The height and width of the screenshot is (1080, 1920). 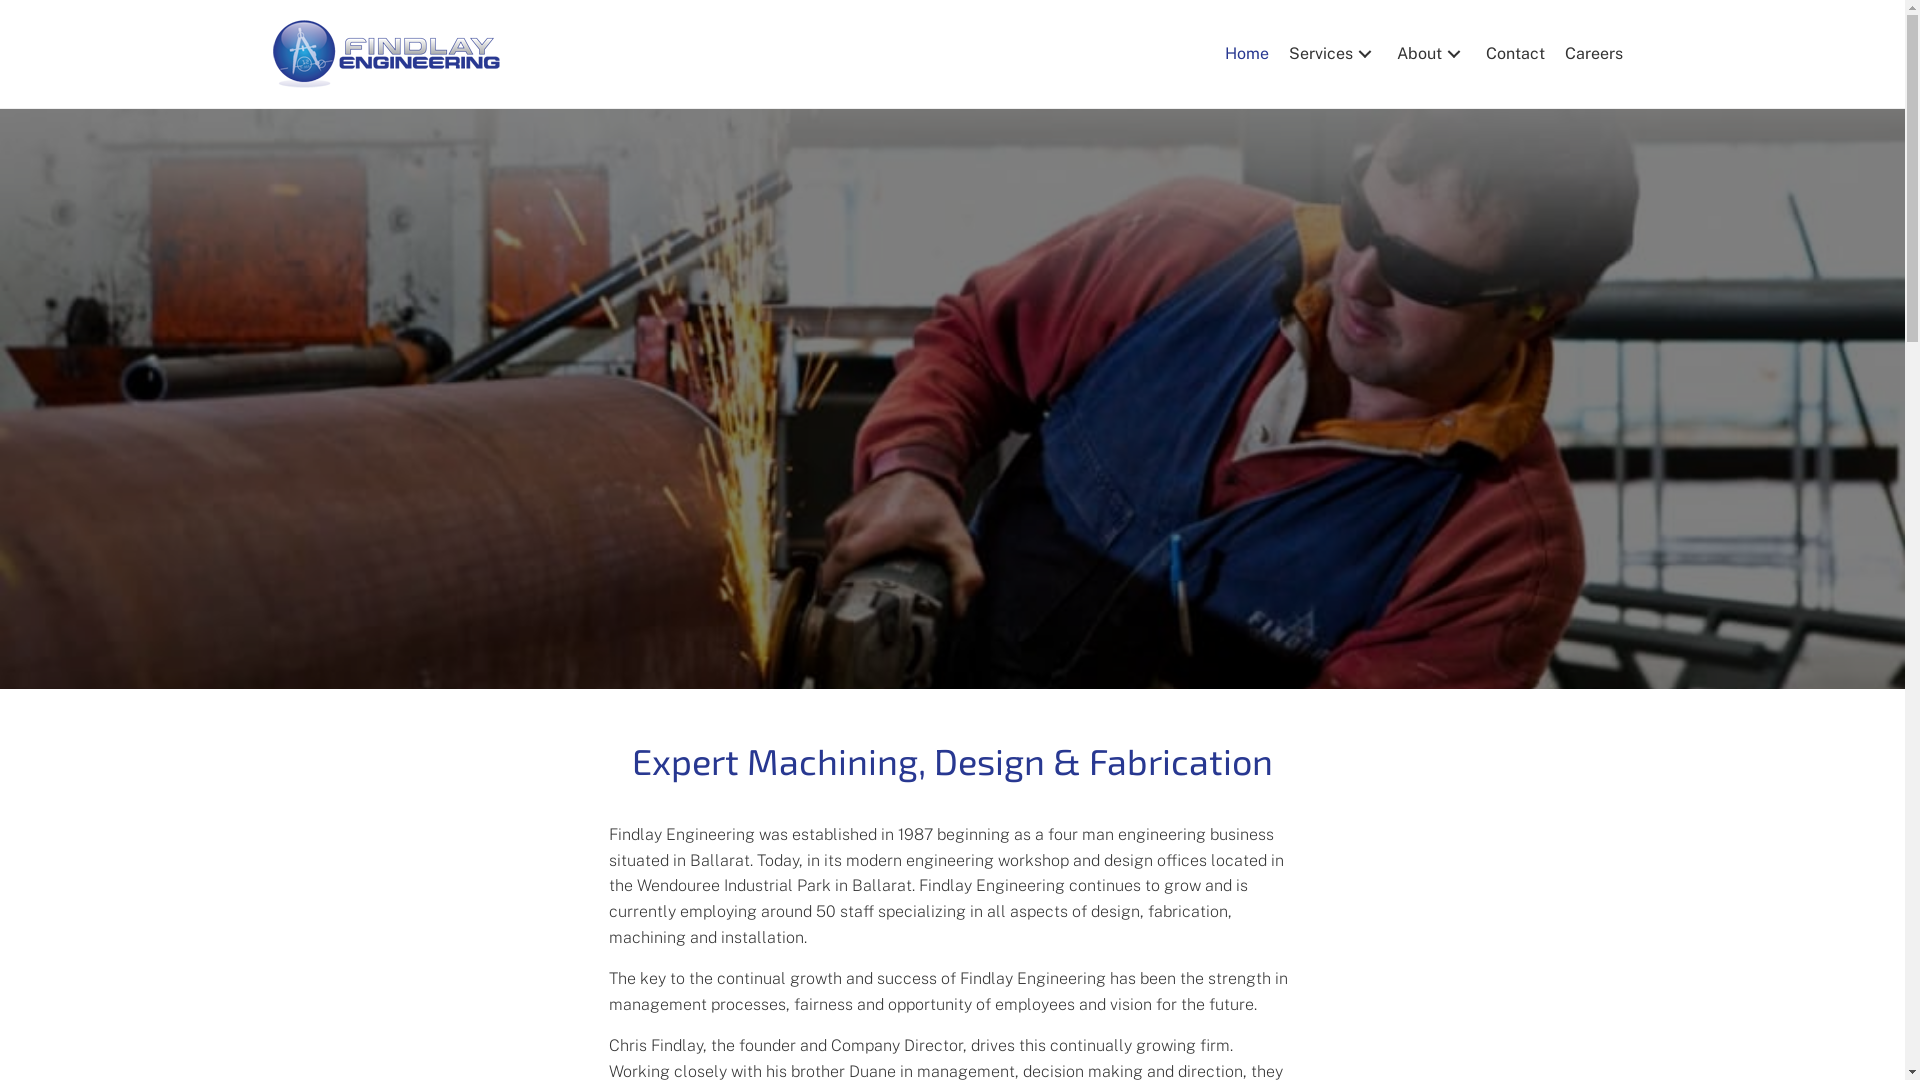 I want to click on 'About', so click(x=1385, y=53).